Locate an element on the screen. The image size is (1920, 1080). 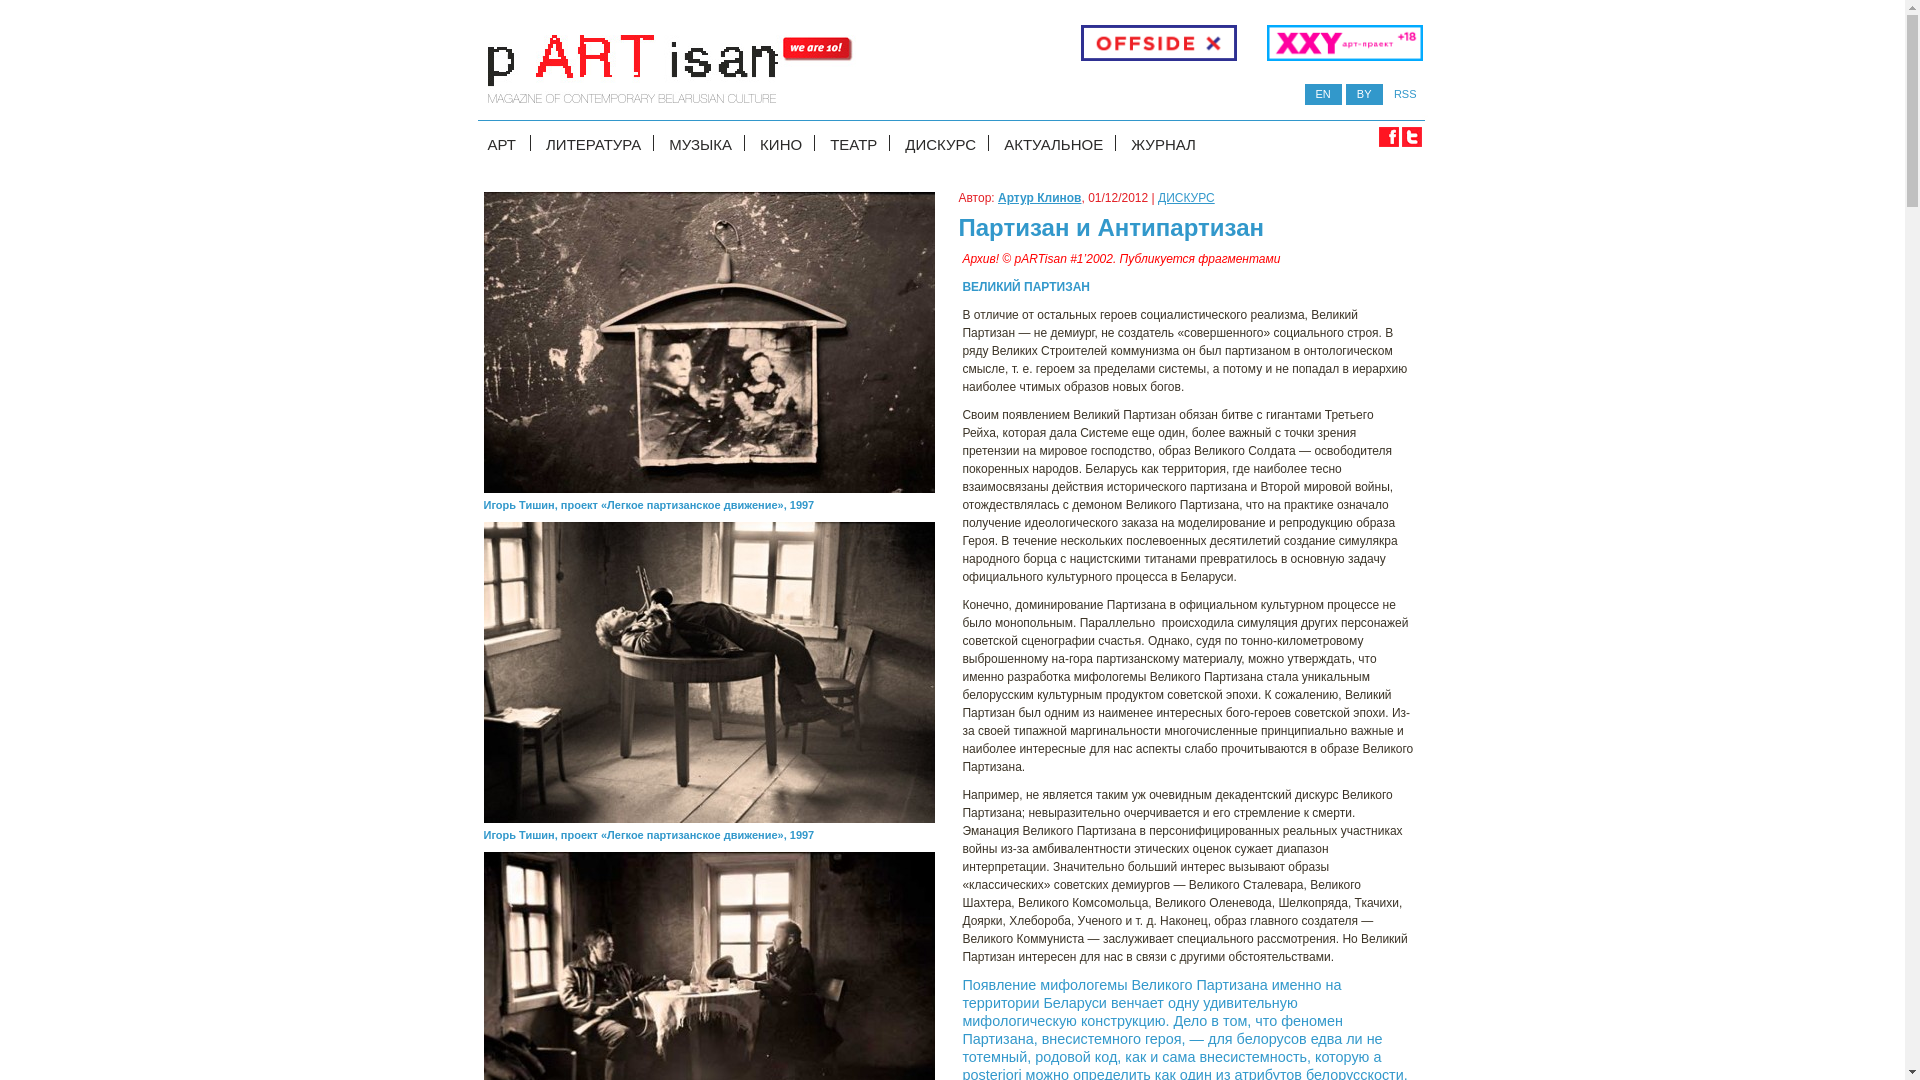
'RSS' is located at coordinates (1404, 94).